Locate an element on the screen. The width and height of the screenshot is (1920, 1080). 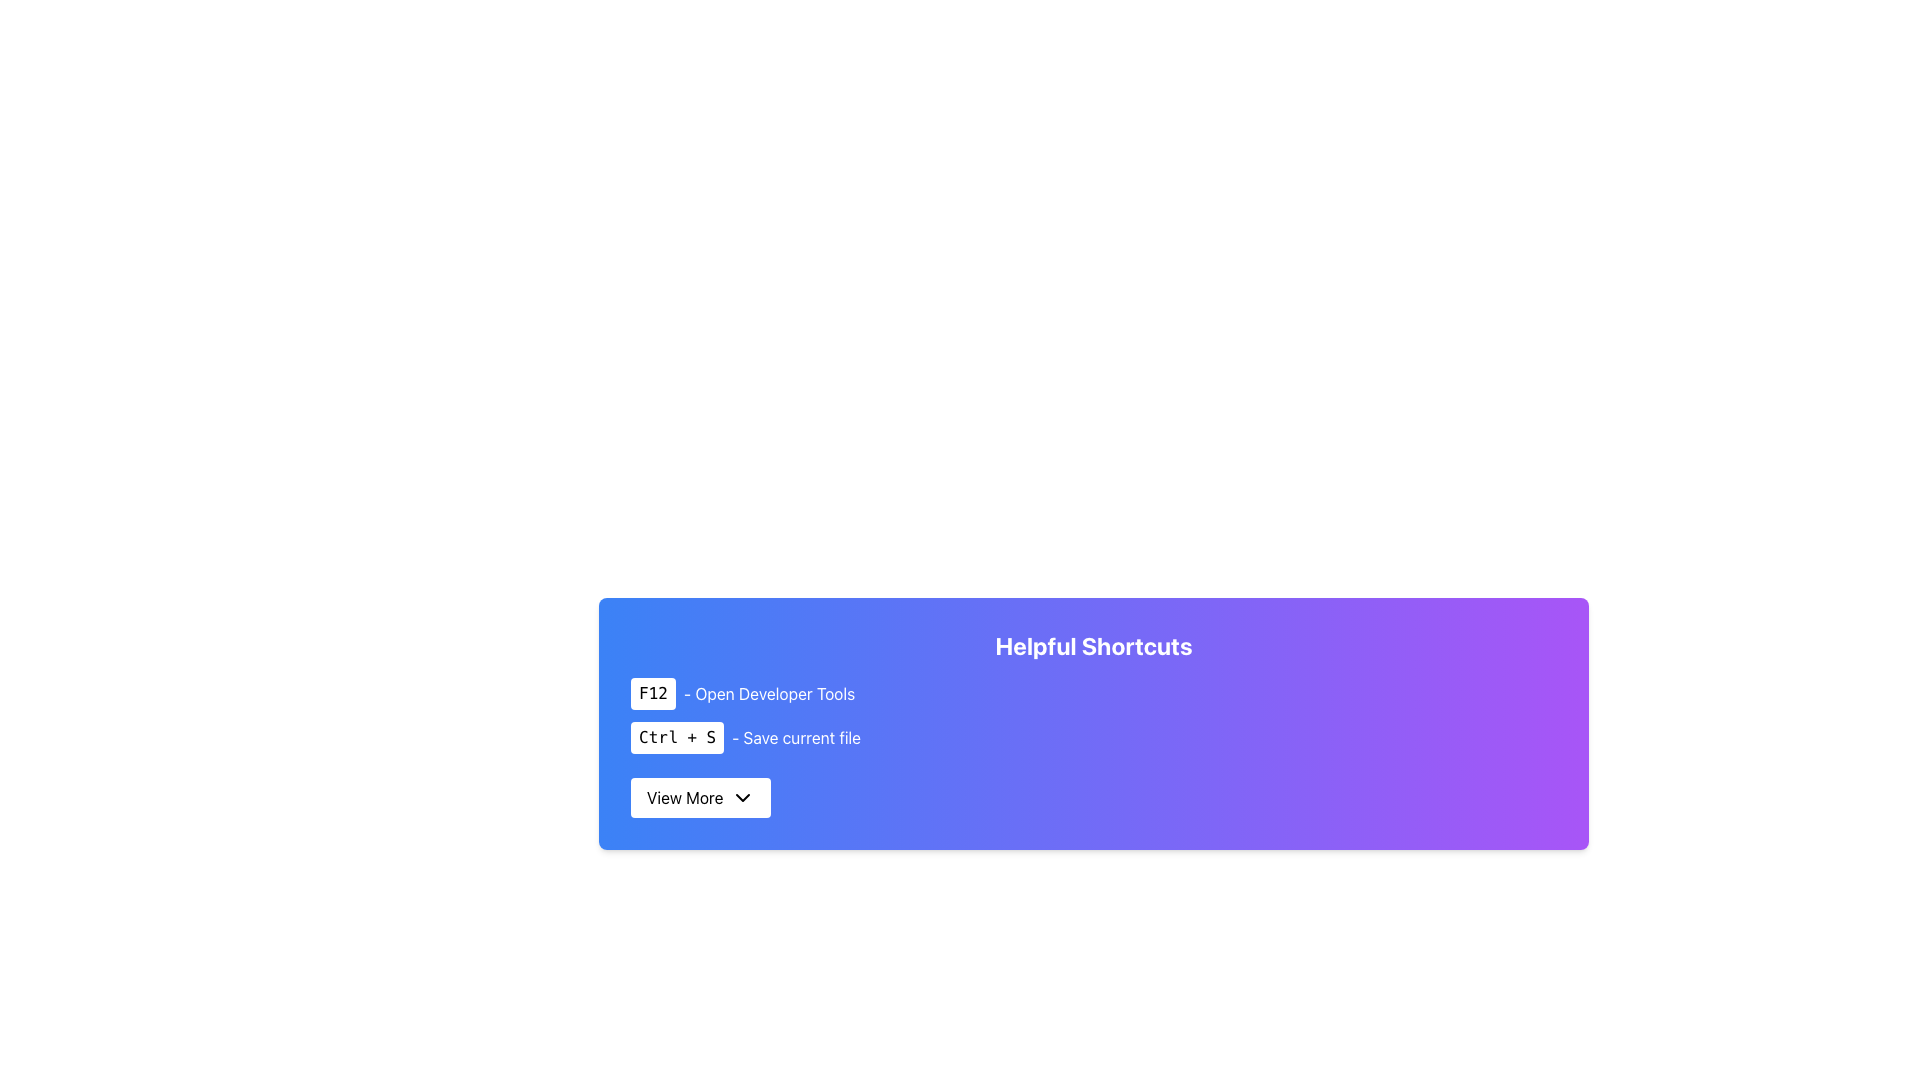
the Text Label that visually represents the keyboard shortcut 'F12', which is associated with opening developer tools is located at coordinates (653, 693).